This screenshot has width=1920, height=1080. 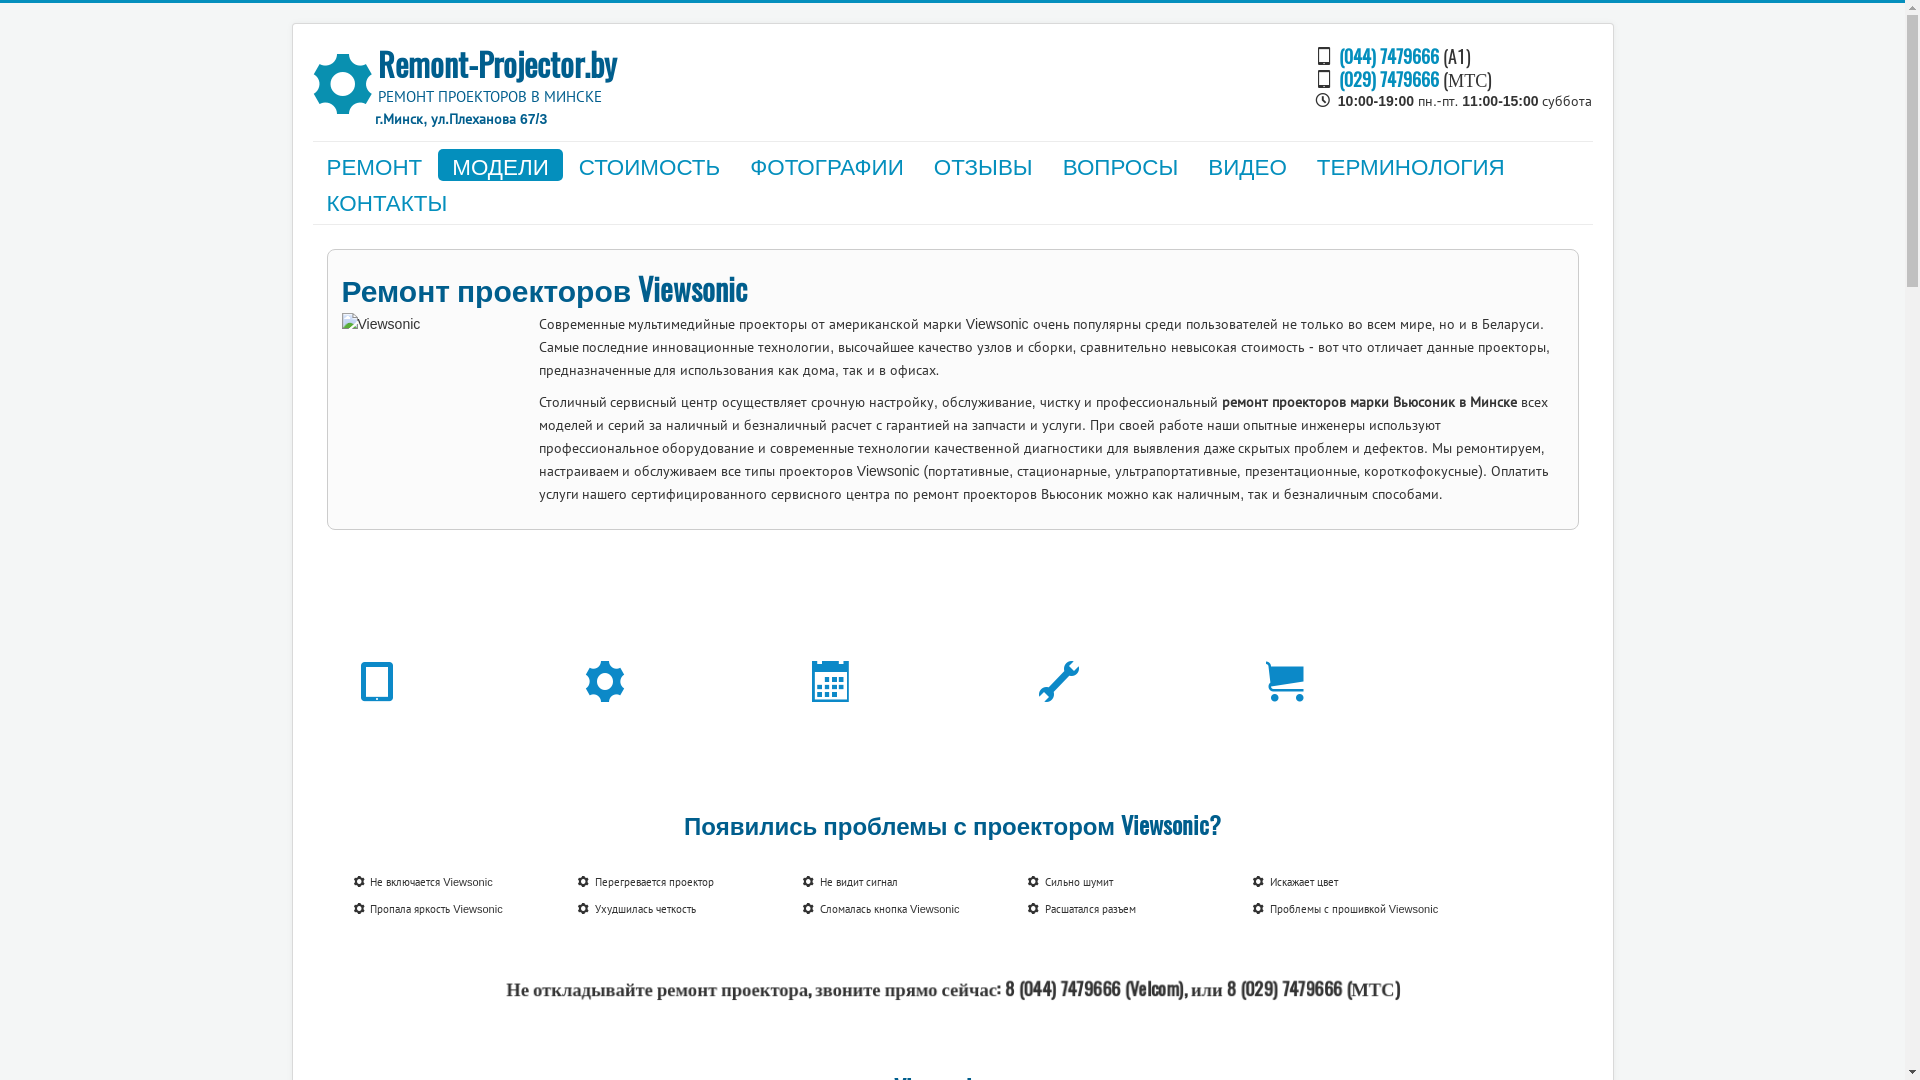 I want to click on 'Viewsonic', so click(x=435, y=397).